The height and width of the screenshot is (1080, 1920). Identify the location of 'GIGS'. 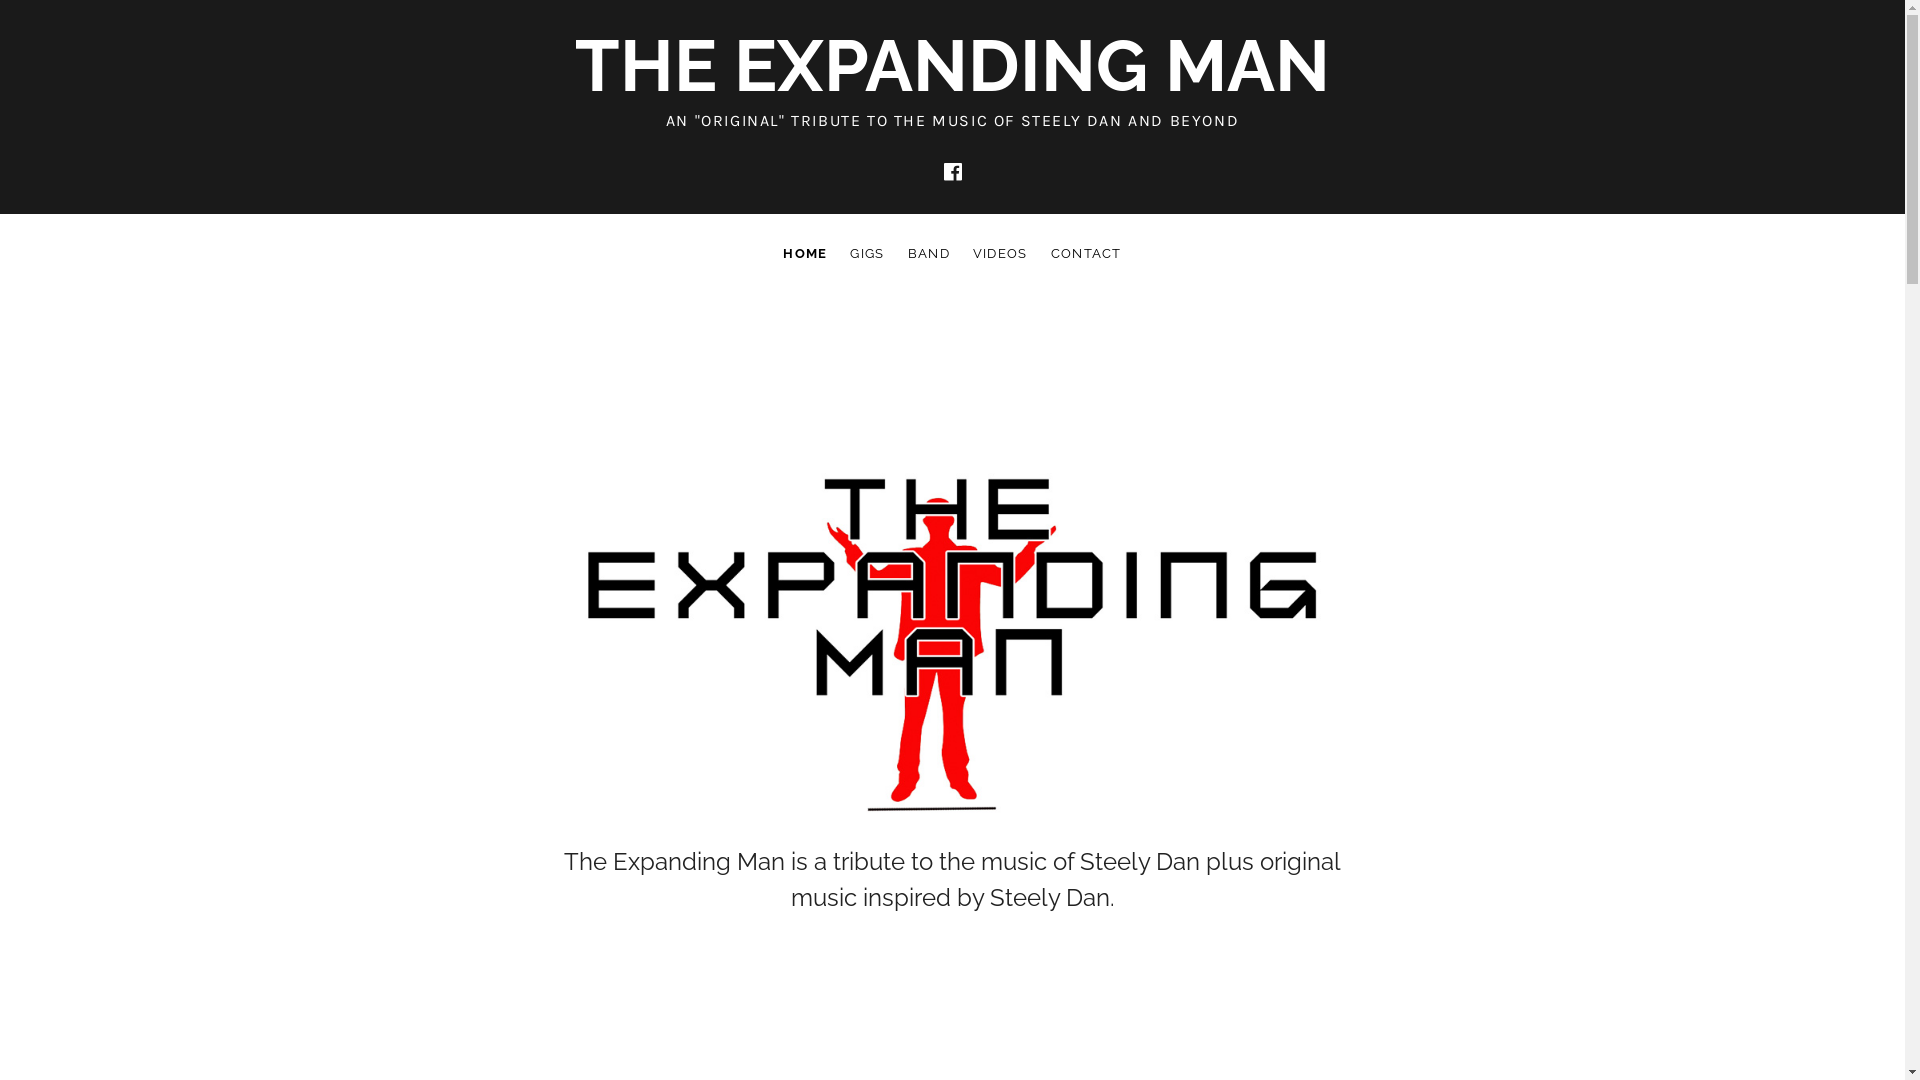
(867, 253).